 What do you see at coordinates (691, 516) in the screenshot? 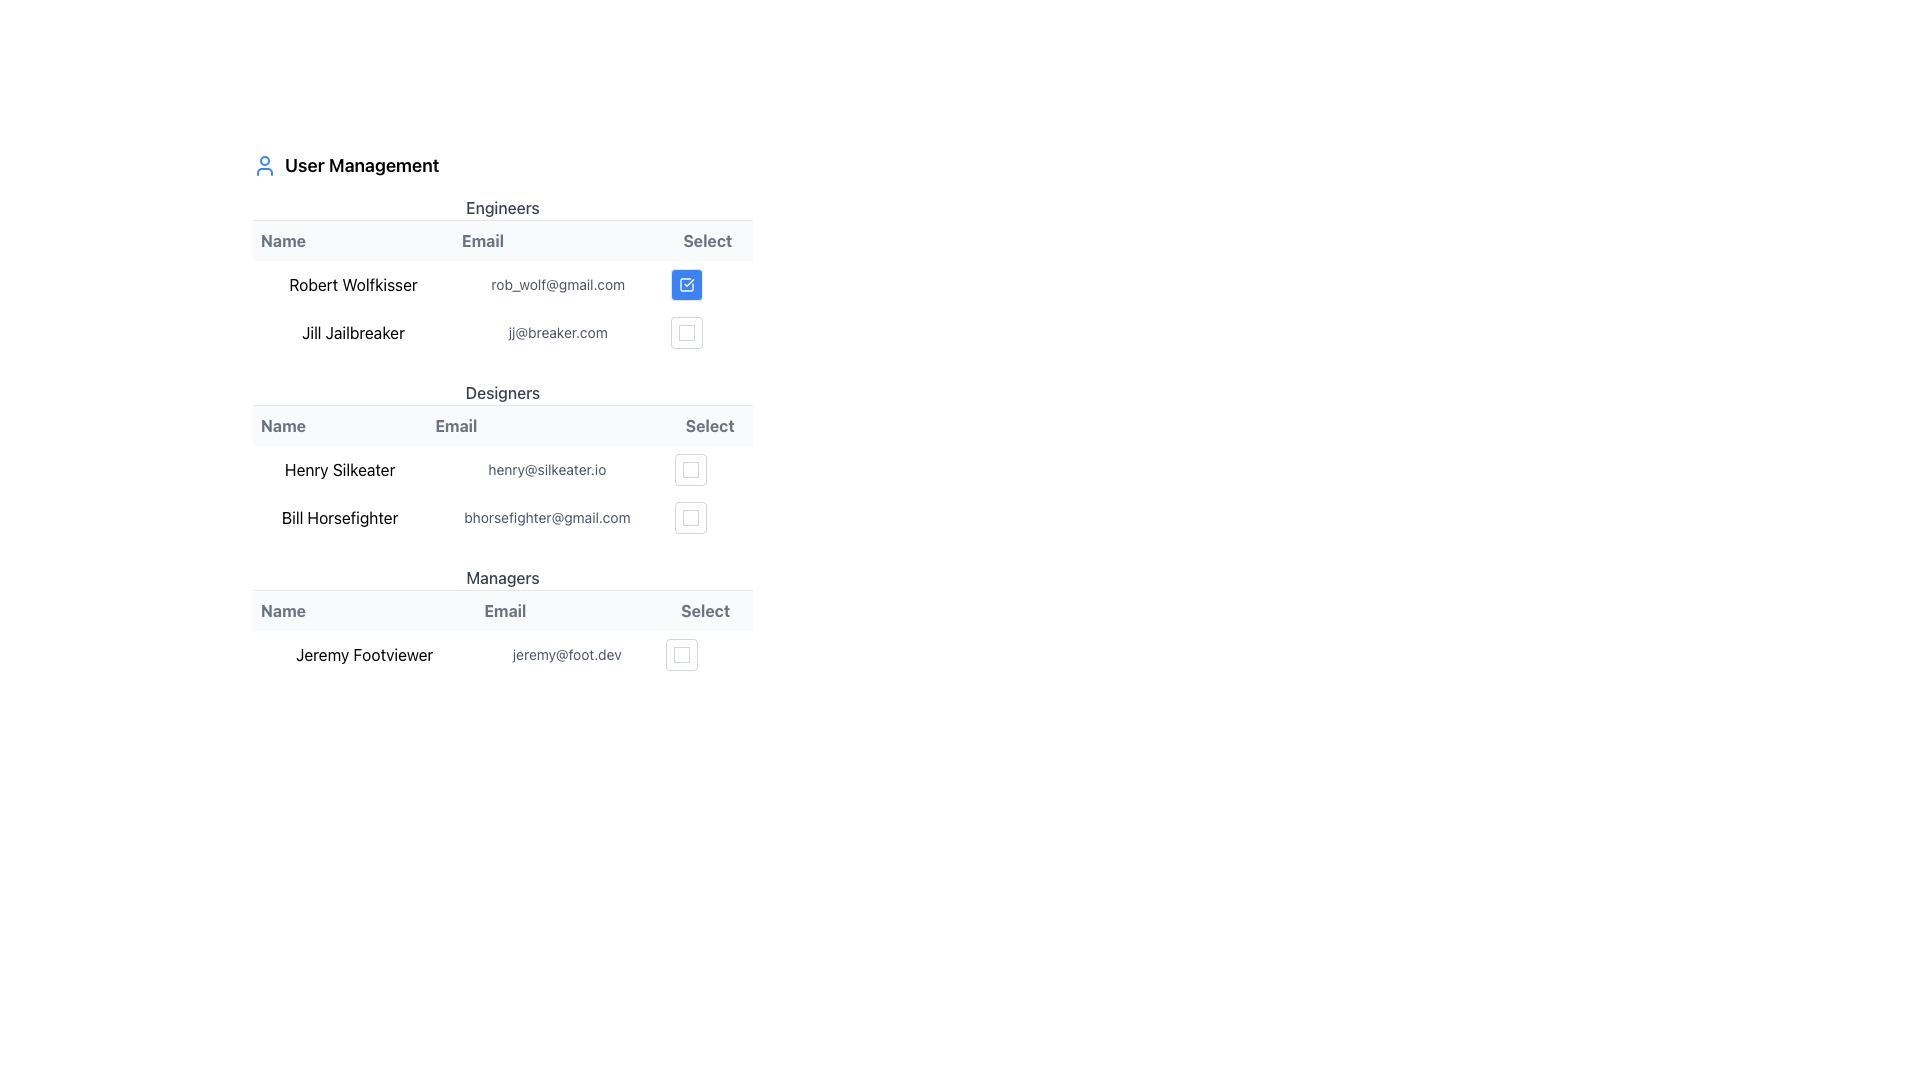
I see `the checkbox in the 'Select' column of the 'Designers' section, in the same row as the email entry for 'Bill Horsefighter'` at bounding box center [691, 516].